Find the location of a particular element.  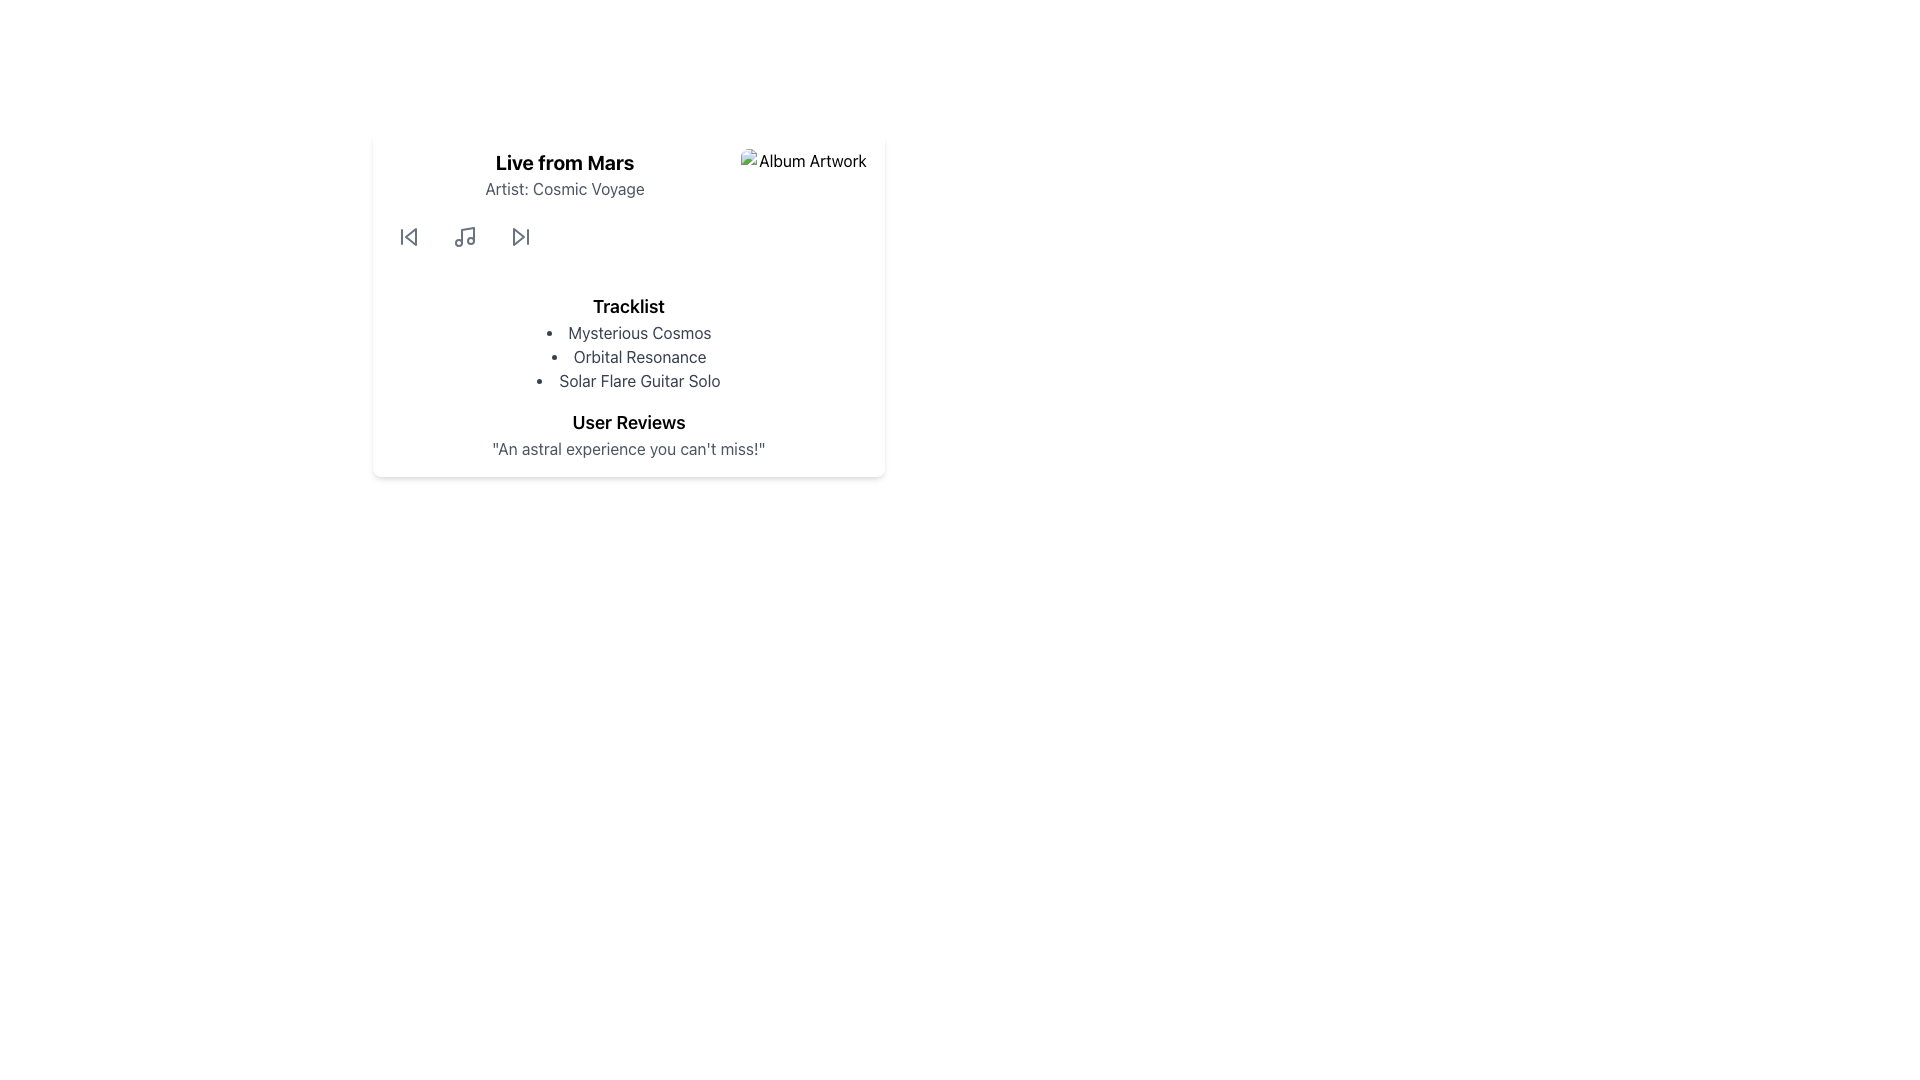

the 'rewind' icon located at the top-left section of the interface card is located at coordinates (410, 235).